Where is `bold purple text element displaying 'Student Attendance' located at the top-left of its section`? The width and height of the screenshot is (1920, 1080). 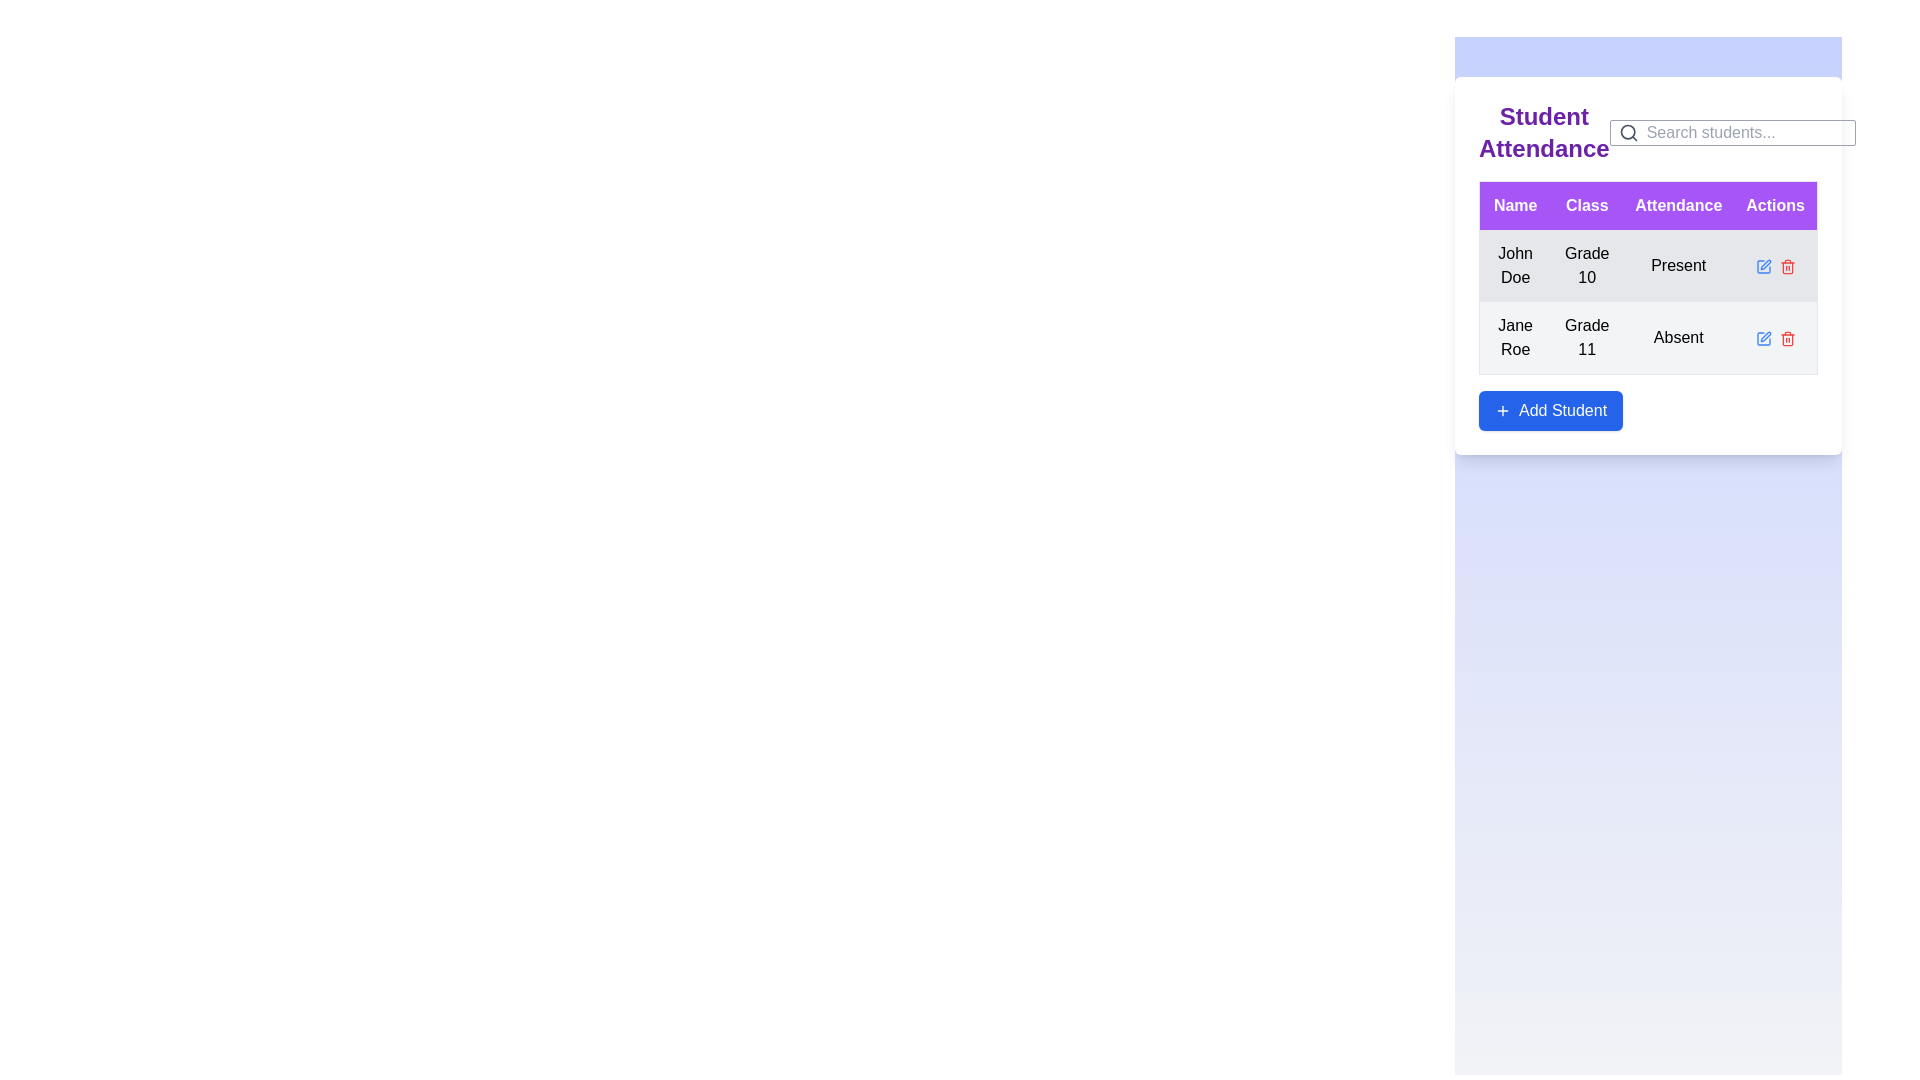
bold purple text element displaying 'Student Attendance' located at the top-left of its section is located at coordinates (1543, 132).